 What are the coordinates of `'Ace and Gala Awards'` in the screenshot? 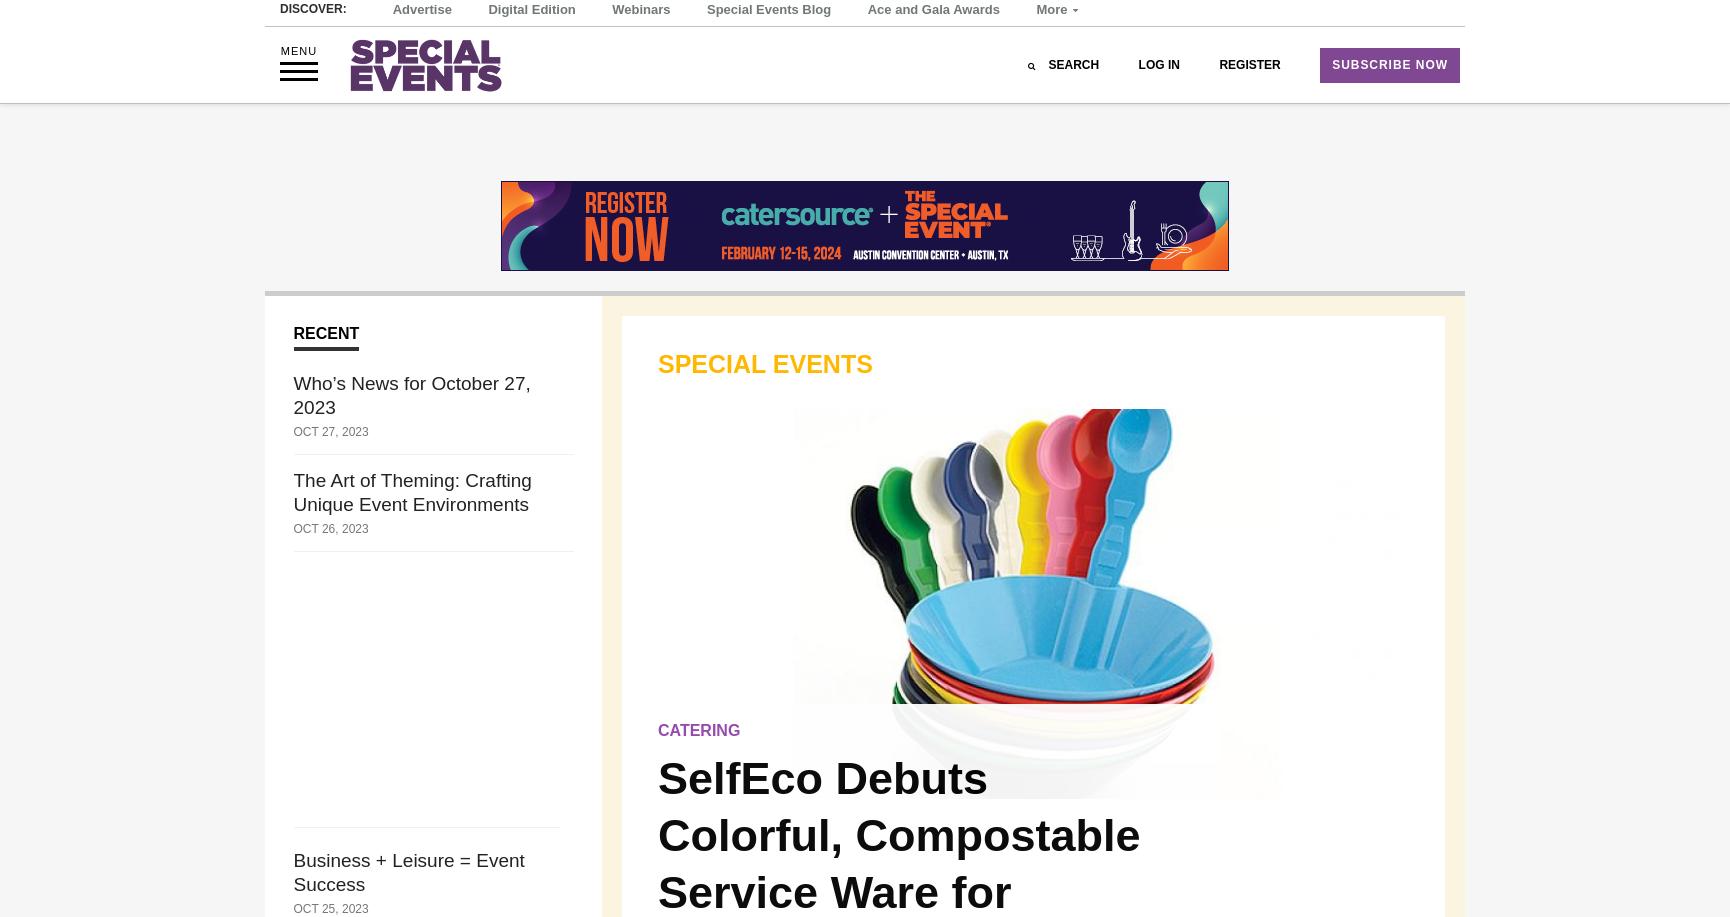 It's located at (867, 53).